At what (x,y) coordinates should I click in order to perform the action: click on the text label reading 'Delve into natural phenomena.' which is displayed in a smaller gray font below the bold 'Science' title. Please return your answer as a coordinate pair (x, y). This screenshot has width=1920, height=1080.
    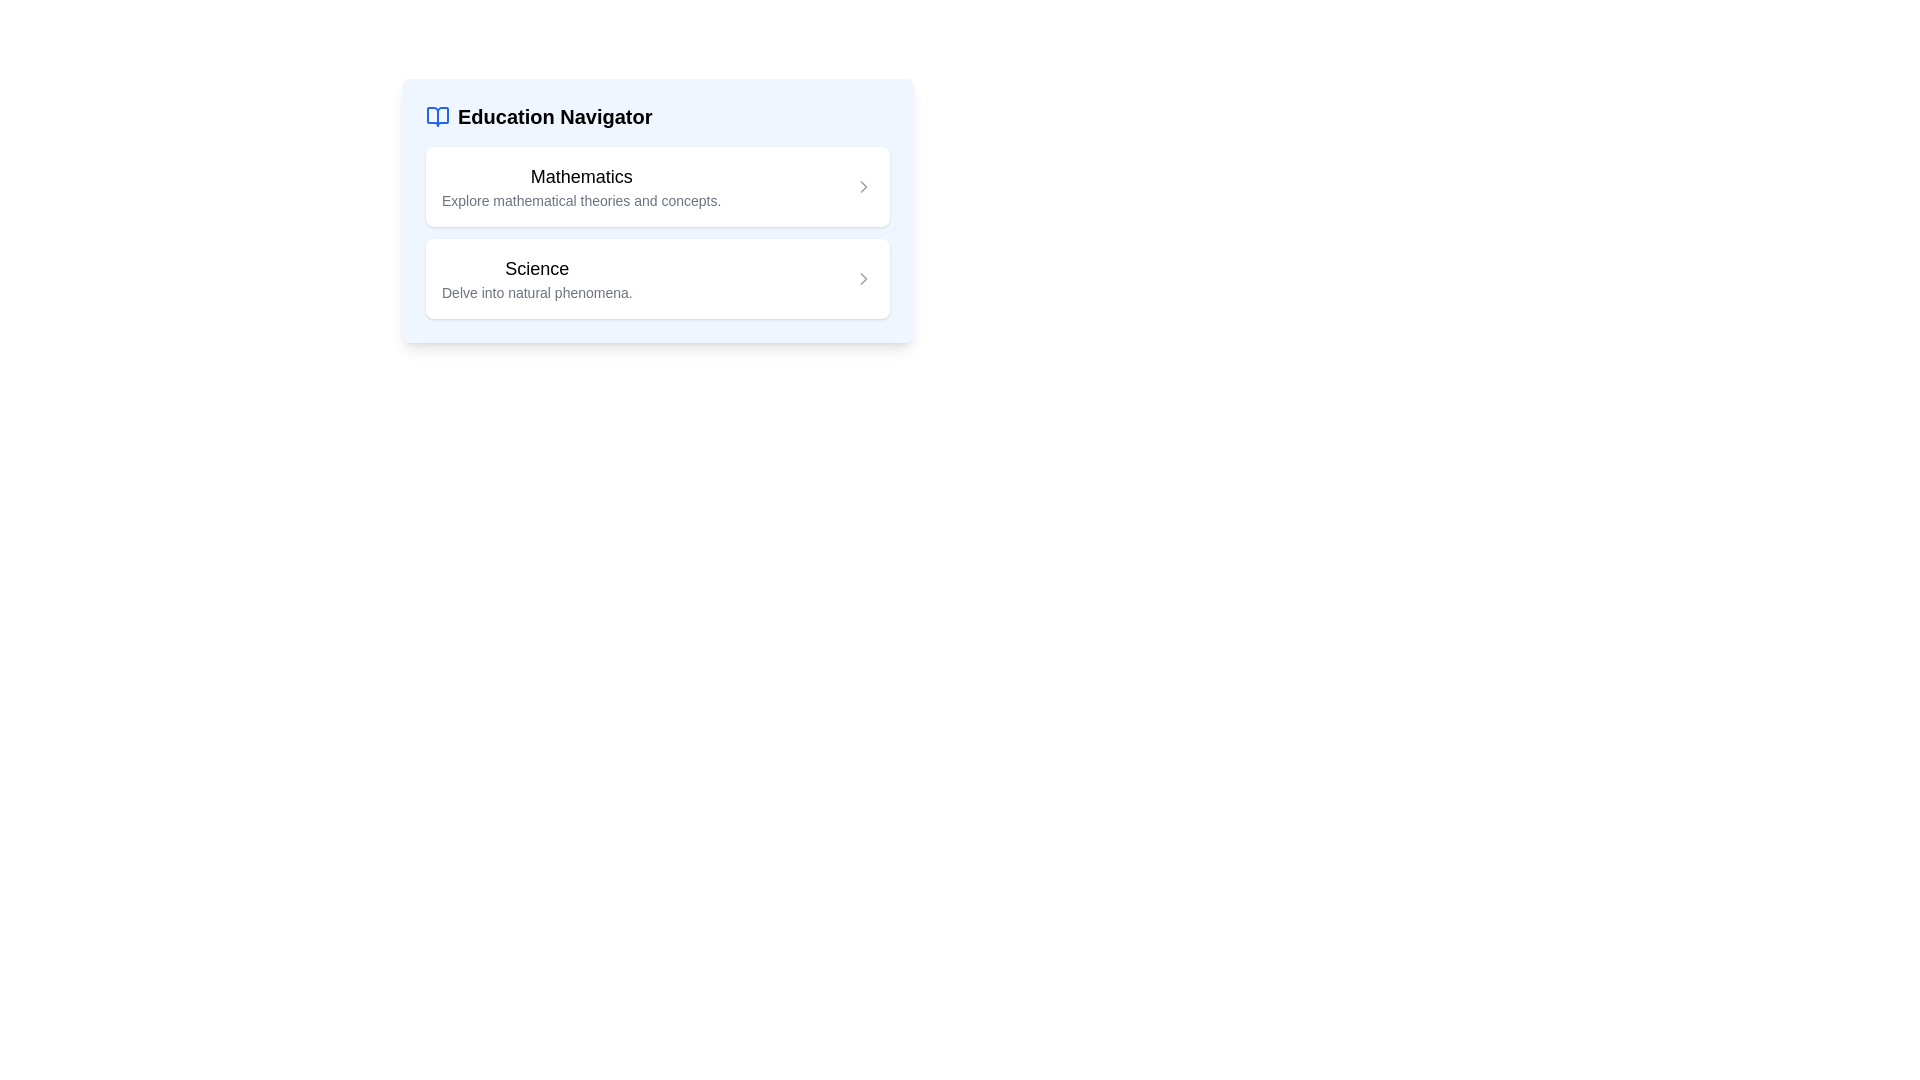
    Looking at the image, I should click on (537, 293).